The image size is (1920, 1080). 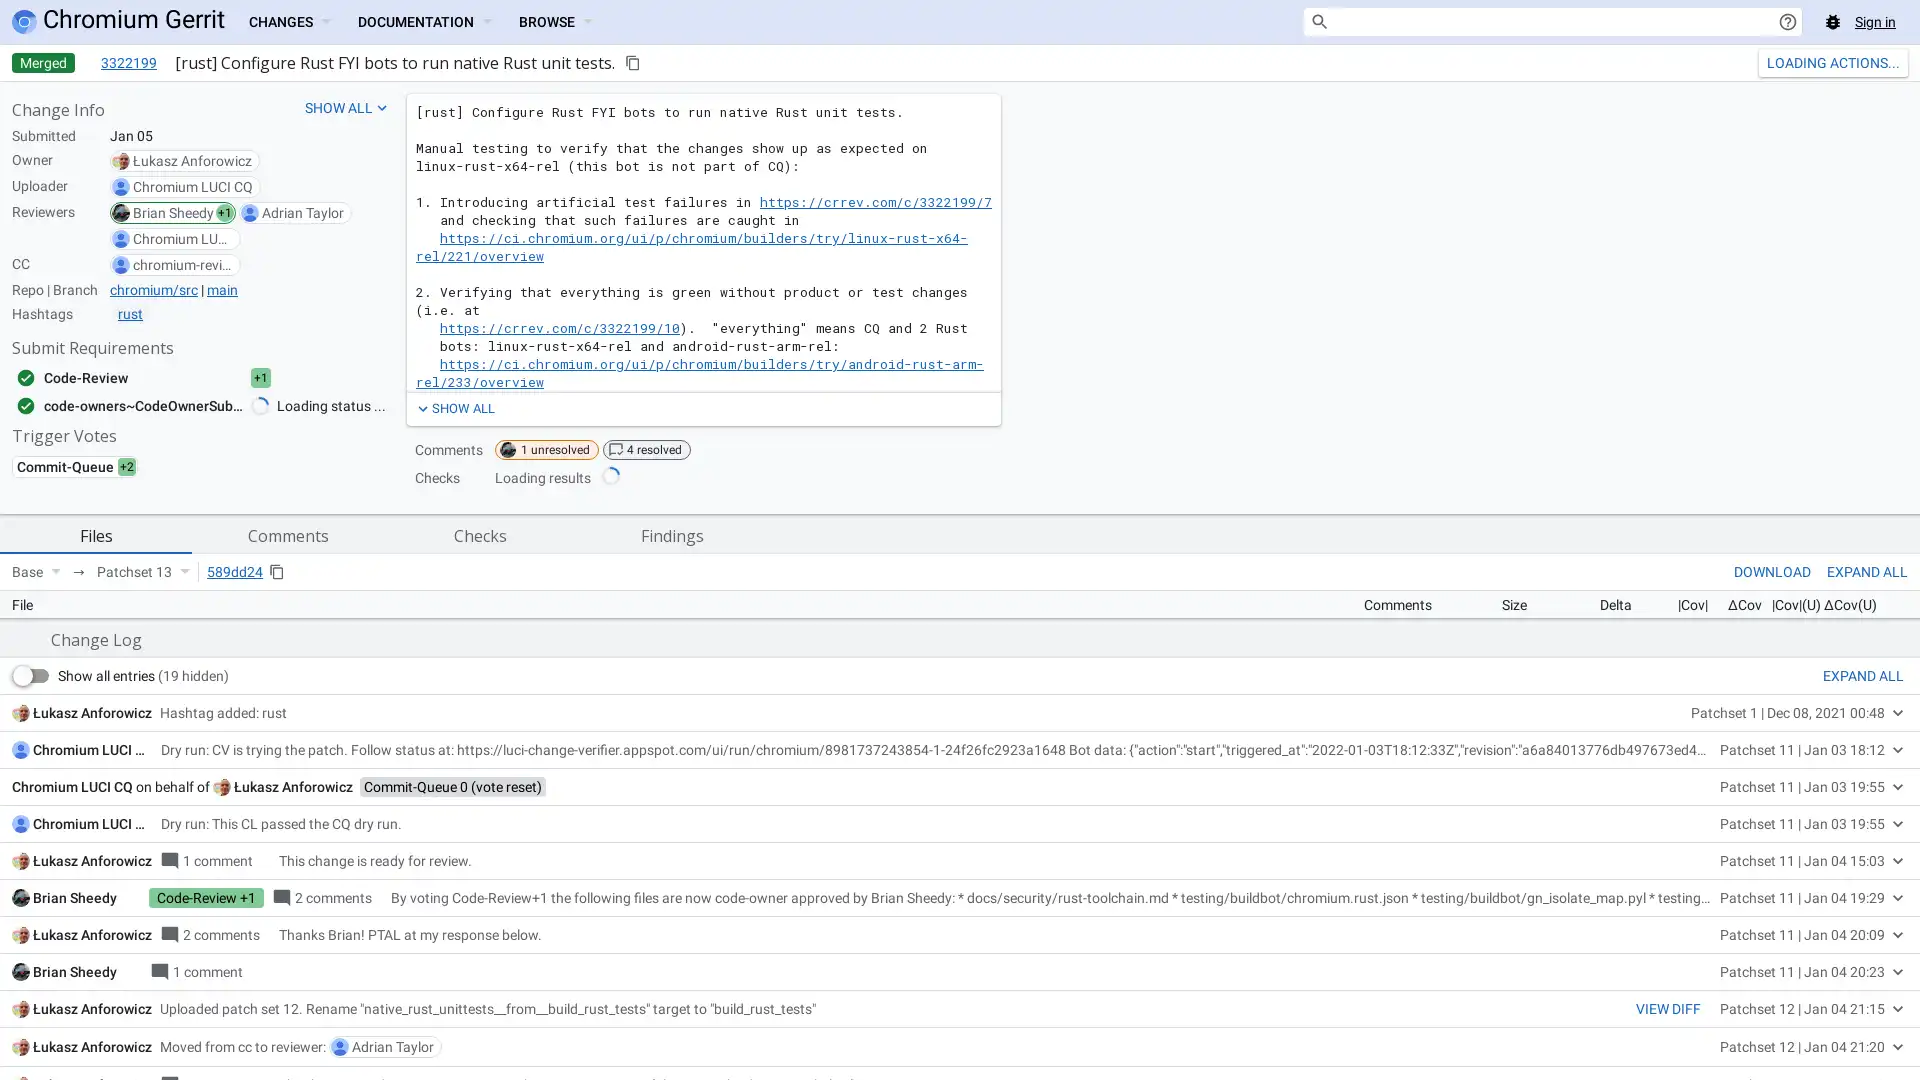 What do you see at coordinates (182, 264) in the screenshot?
I see `chromium-reviews@chromium.org` at bounding box center [182, 264].